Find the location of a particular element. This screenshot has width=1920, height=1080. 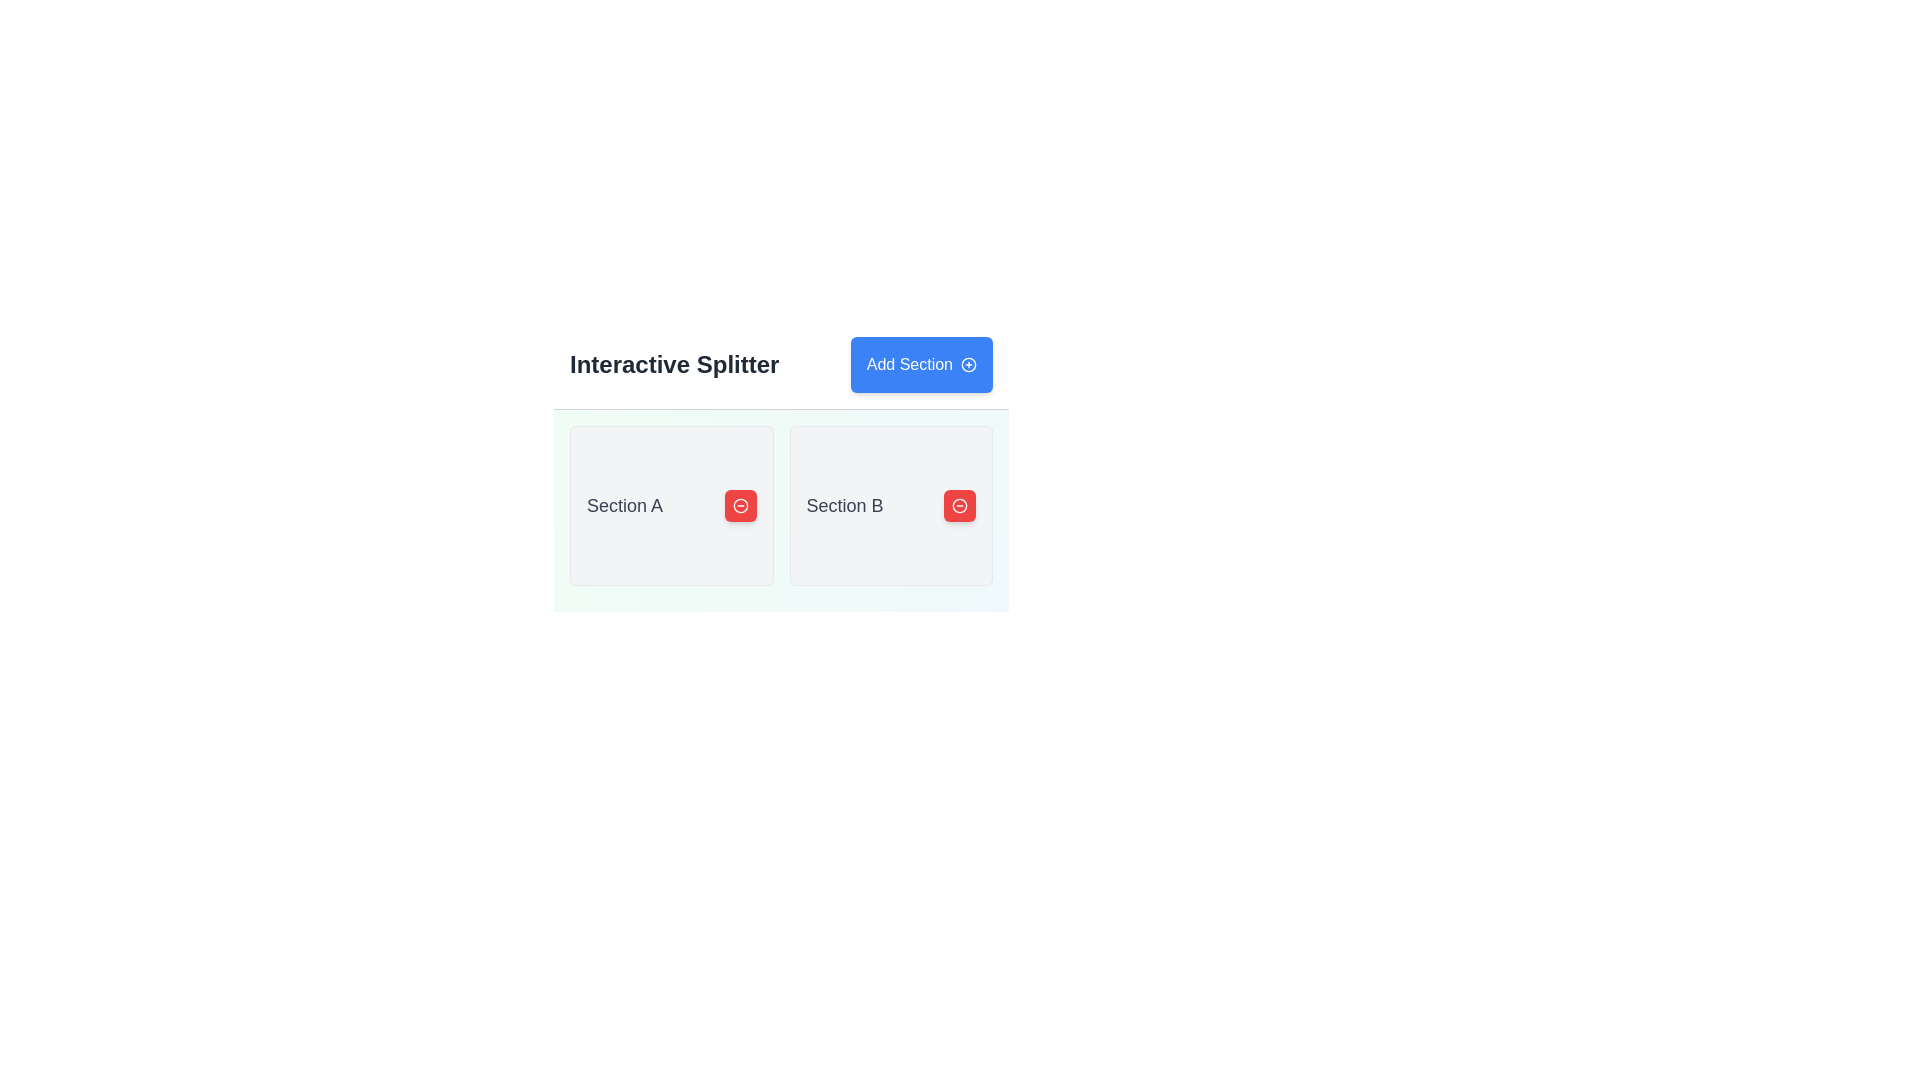

the button used to add a new section, located to the right of the text 'Interactive Splitter' in the top header region is located at coordinates (920, 365).